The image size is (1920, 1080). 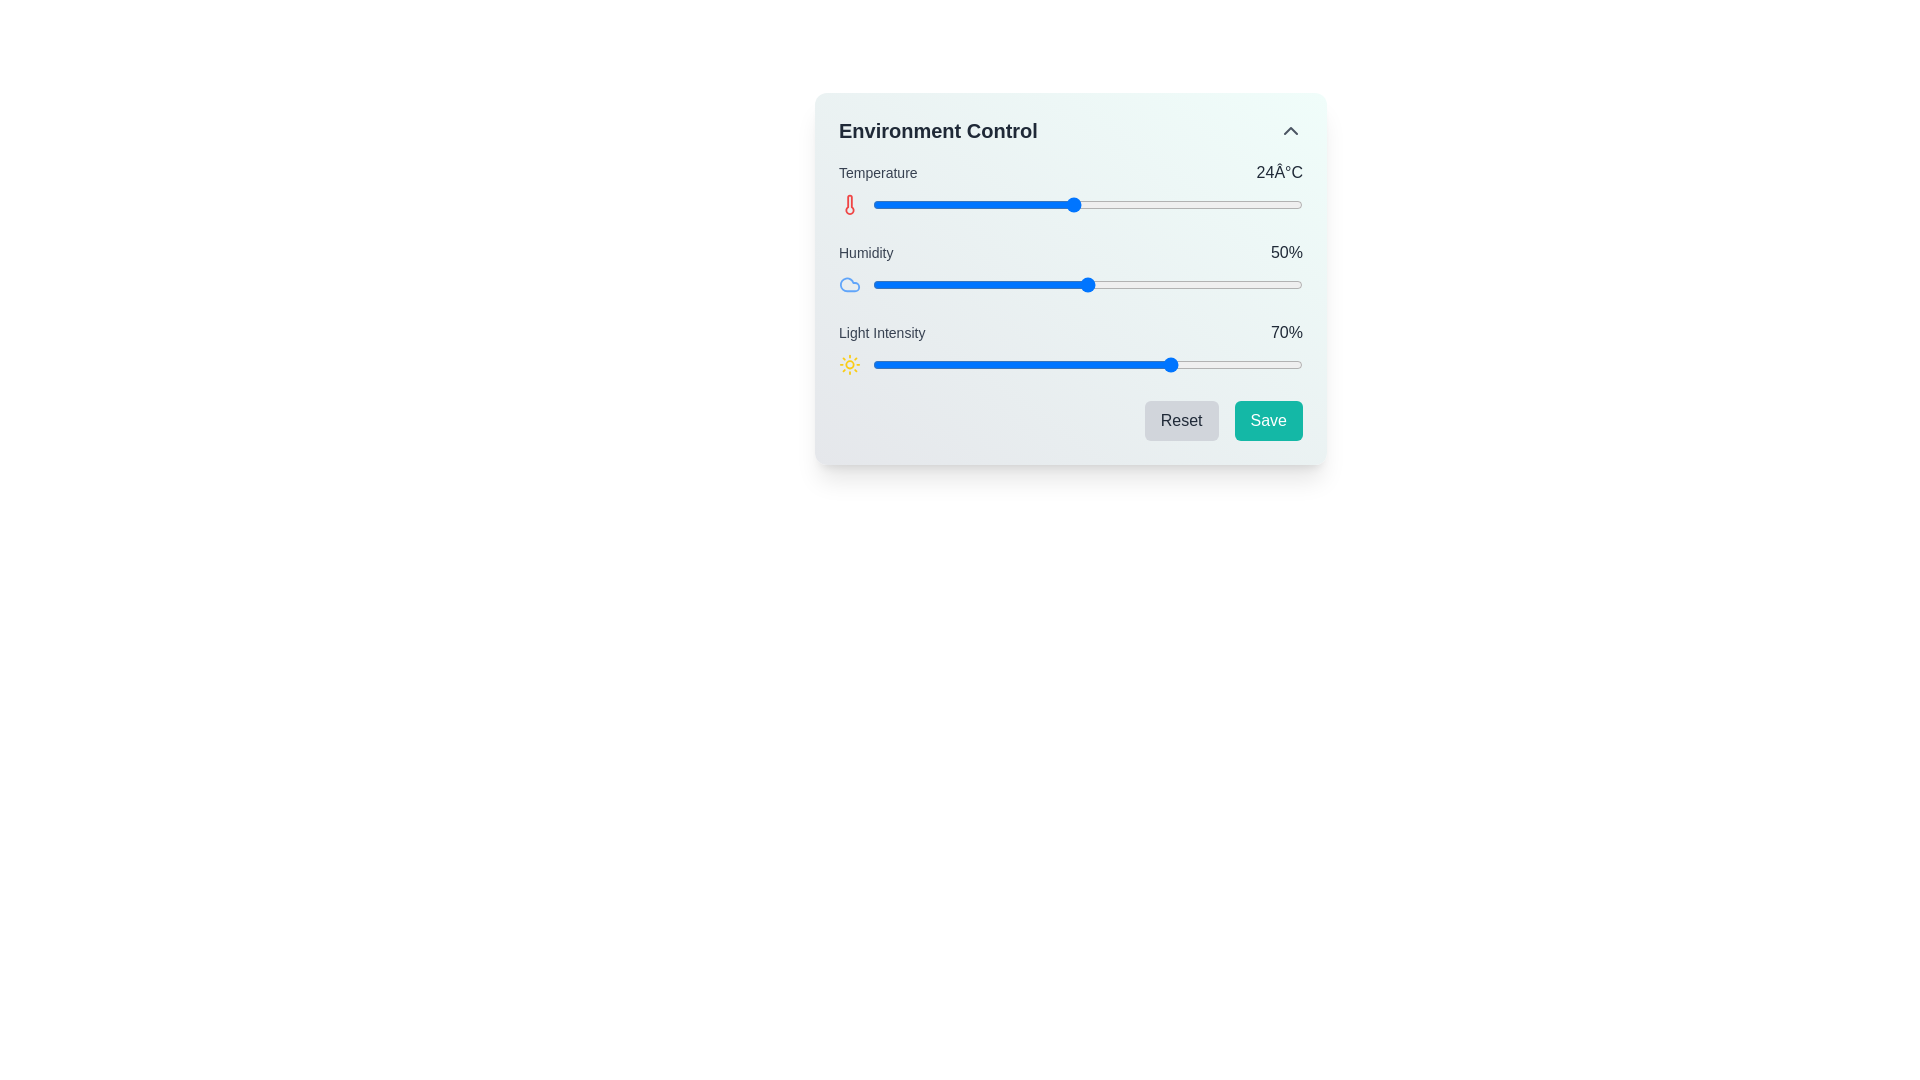 What do you see at coordinates (893, 365) in the screenshot?
I see `light intensity` at bounding box center [893, 365].